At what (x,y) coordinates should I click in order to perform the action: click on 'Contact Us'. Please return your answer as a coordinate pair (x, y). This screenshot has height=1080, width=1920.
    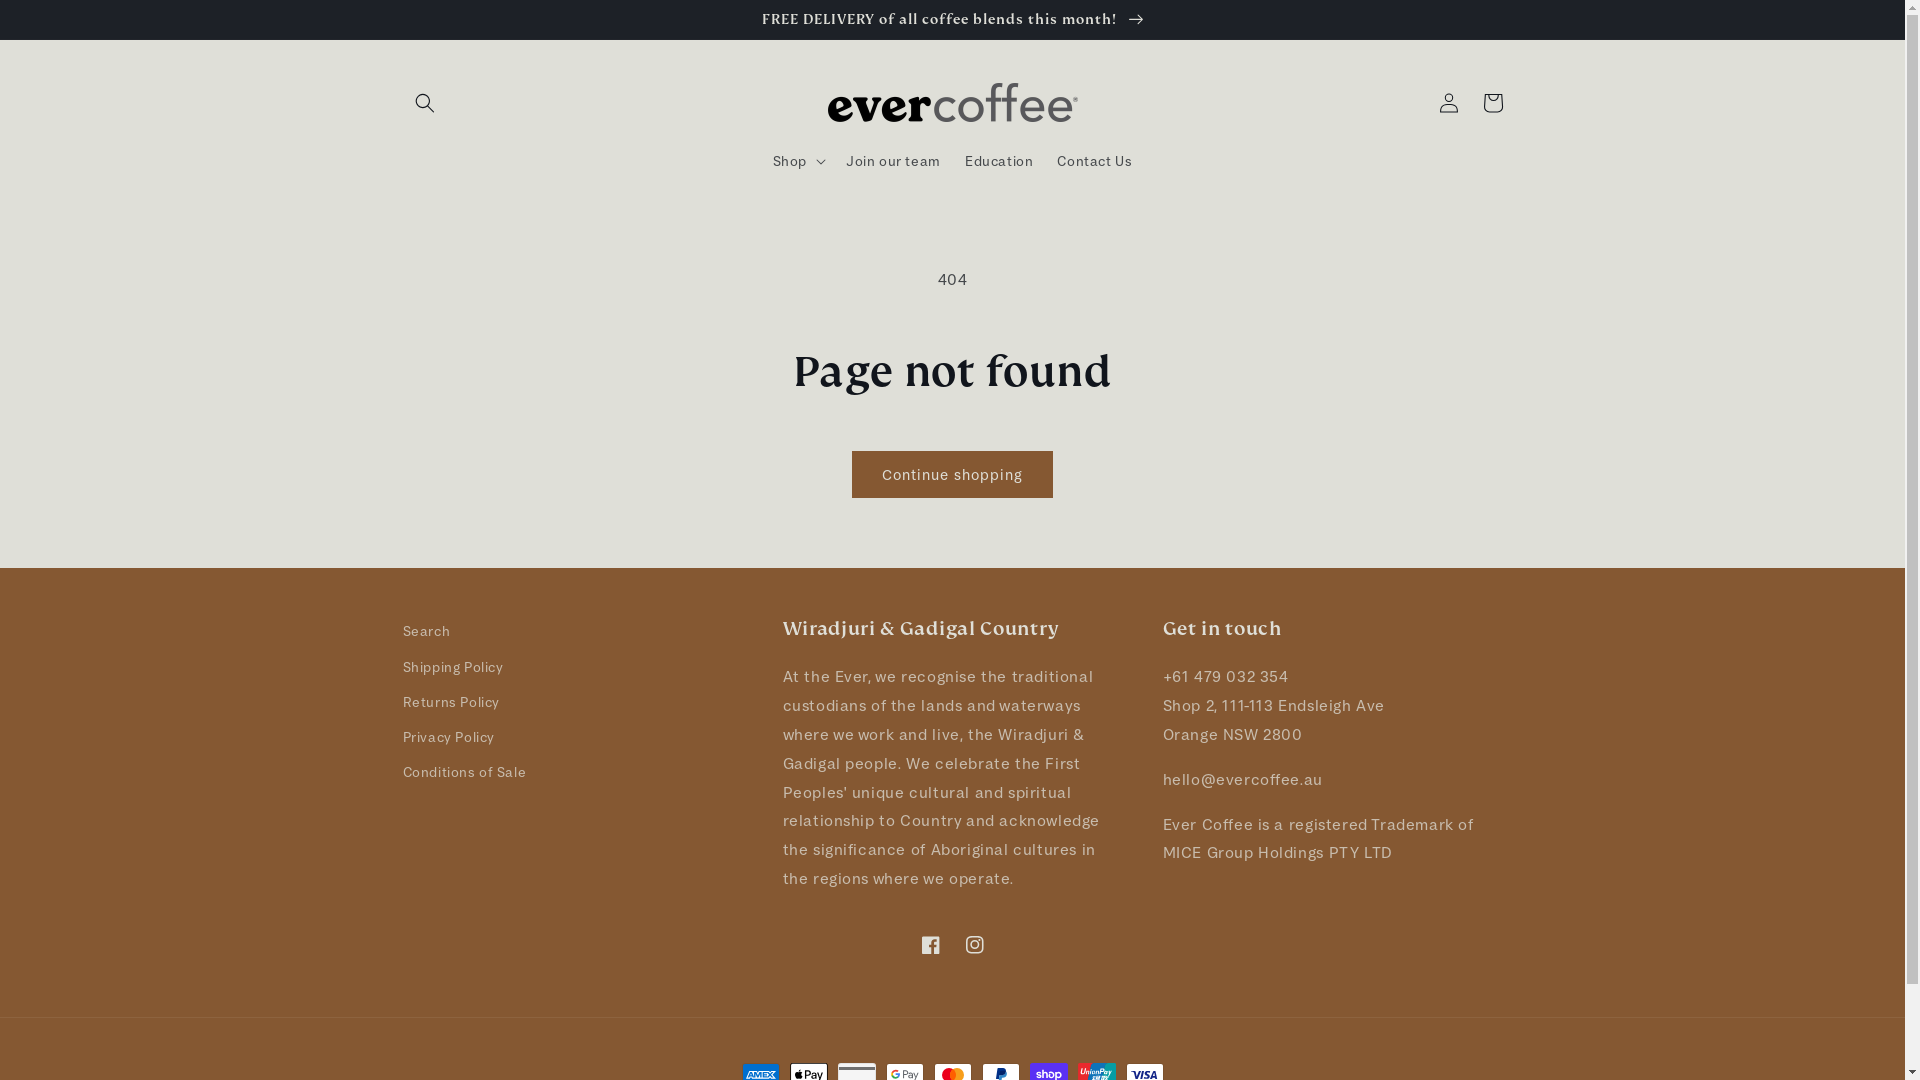
    Looking at the image, I should click on (1093, 160).